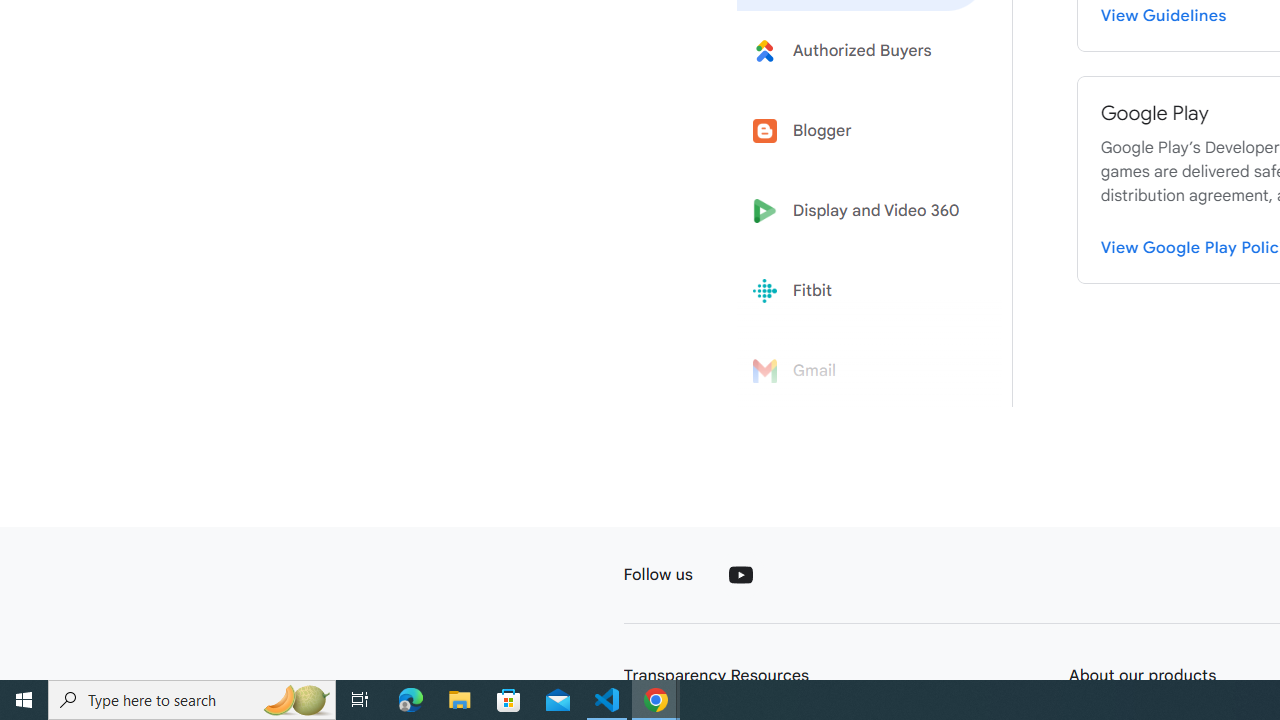 This screenshot has height=720, width=1280. Describe the element at coordinates (739, 574) in the screenshot. I see `'YouTube'` at that location.